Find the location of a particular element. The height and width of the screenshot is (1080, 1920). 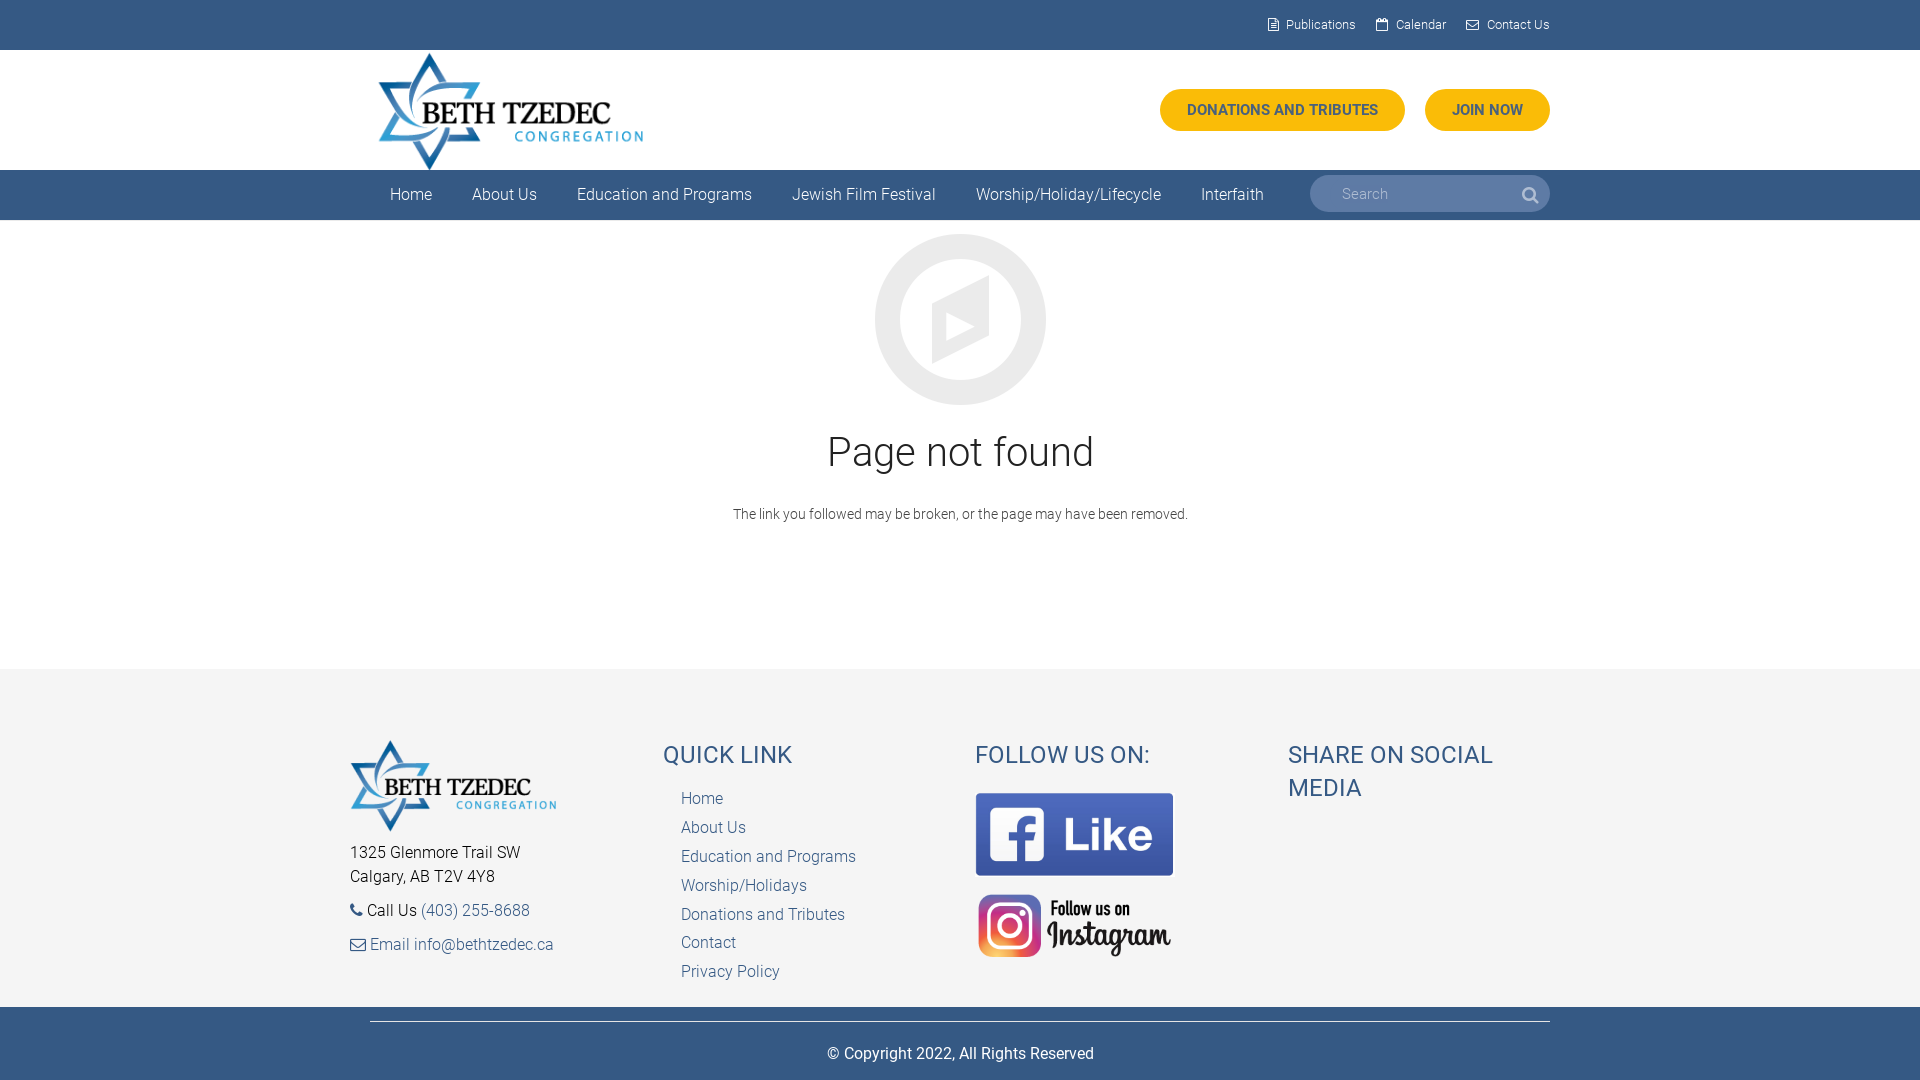

'Contact Us' is located at coordinates (1518, 24).